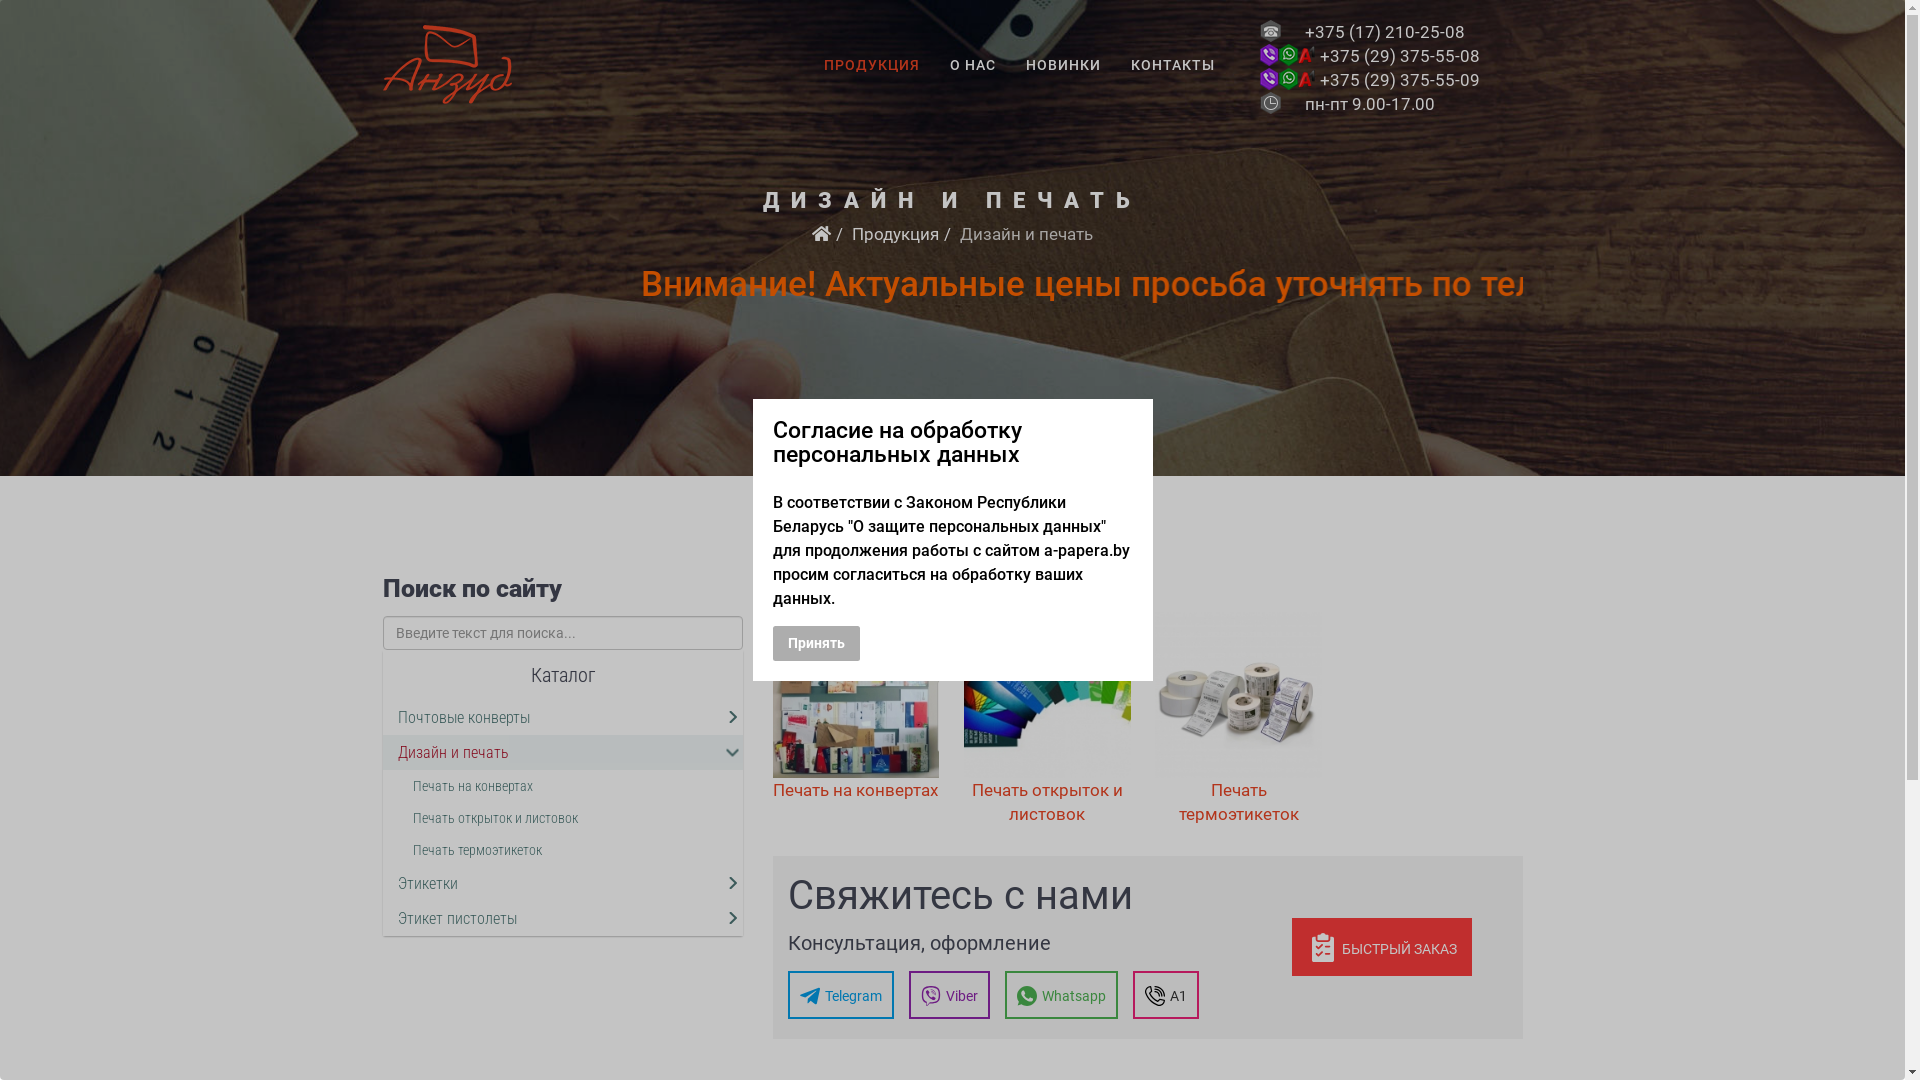 This screenshot has width=1920, height=1080. I want to click on 'Telegram', so click(840, 994).